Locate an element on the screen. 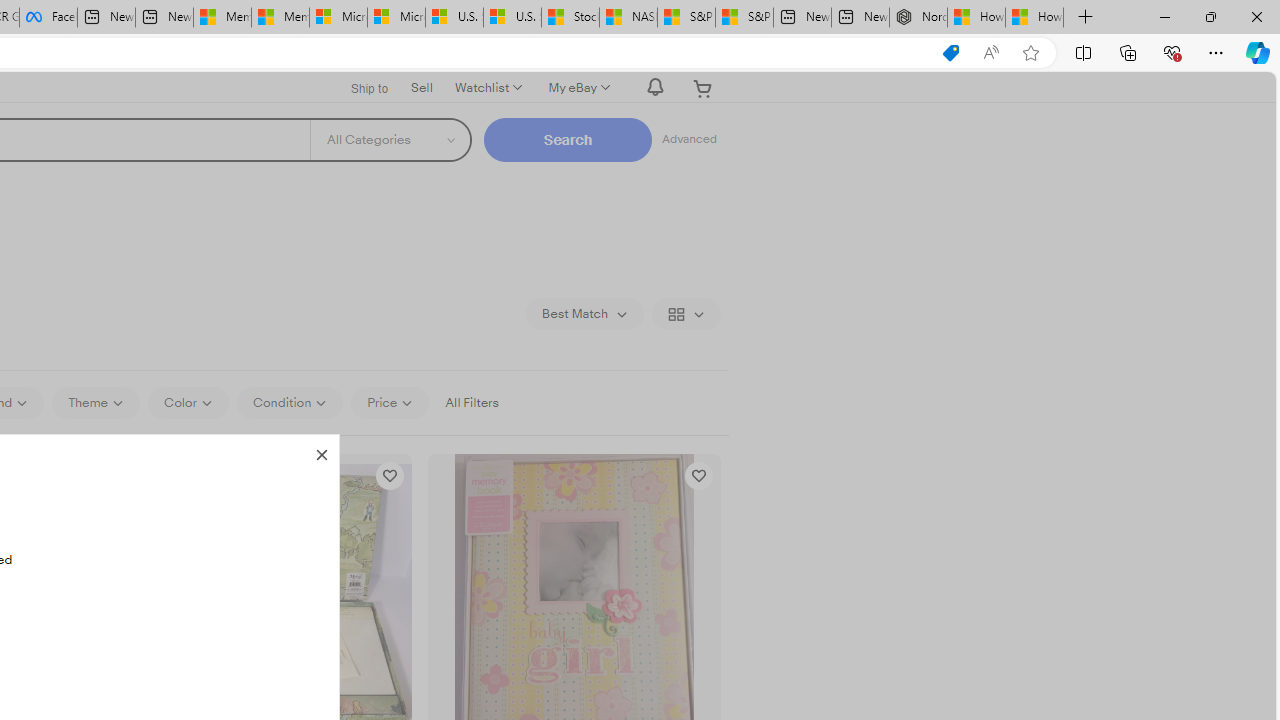  'Settings and more (Alt+F)' is located at coordinates (1215, 51).